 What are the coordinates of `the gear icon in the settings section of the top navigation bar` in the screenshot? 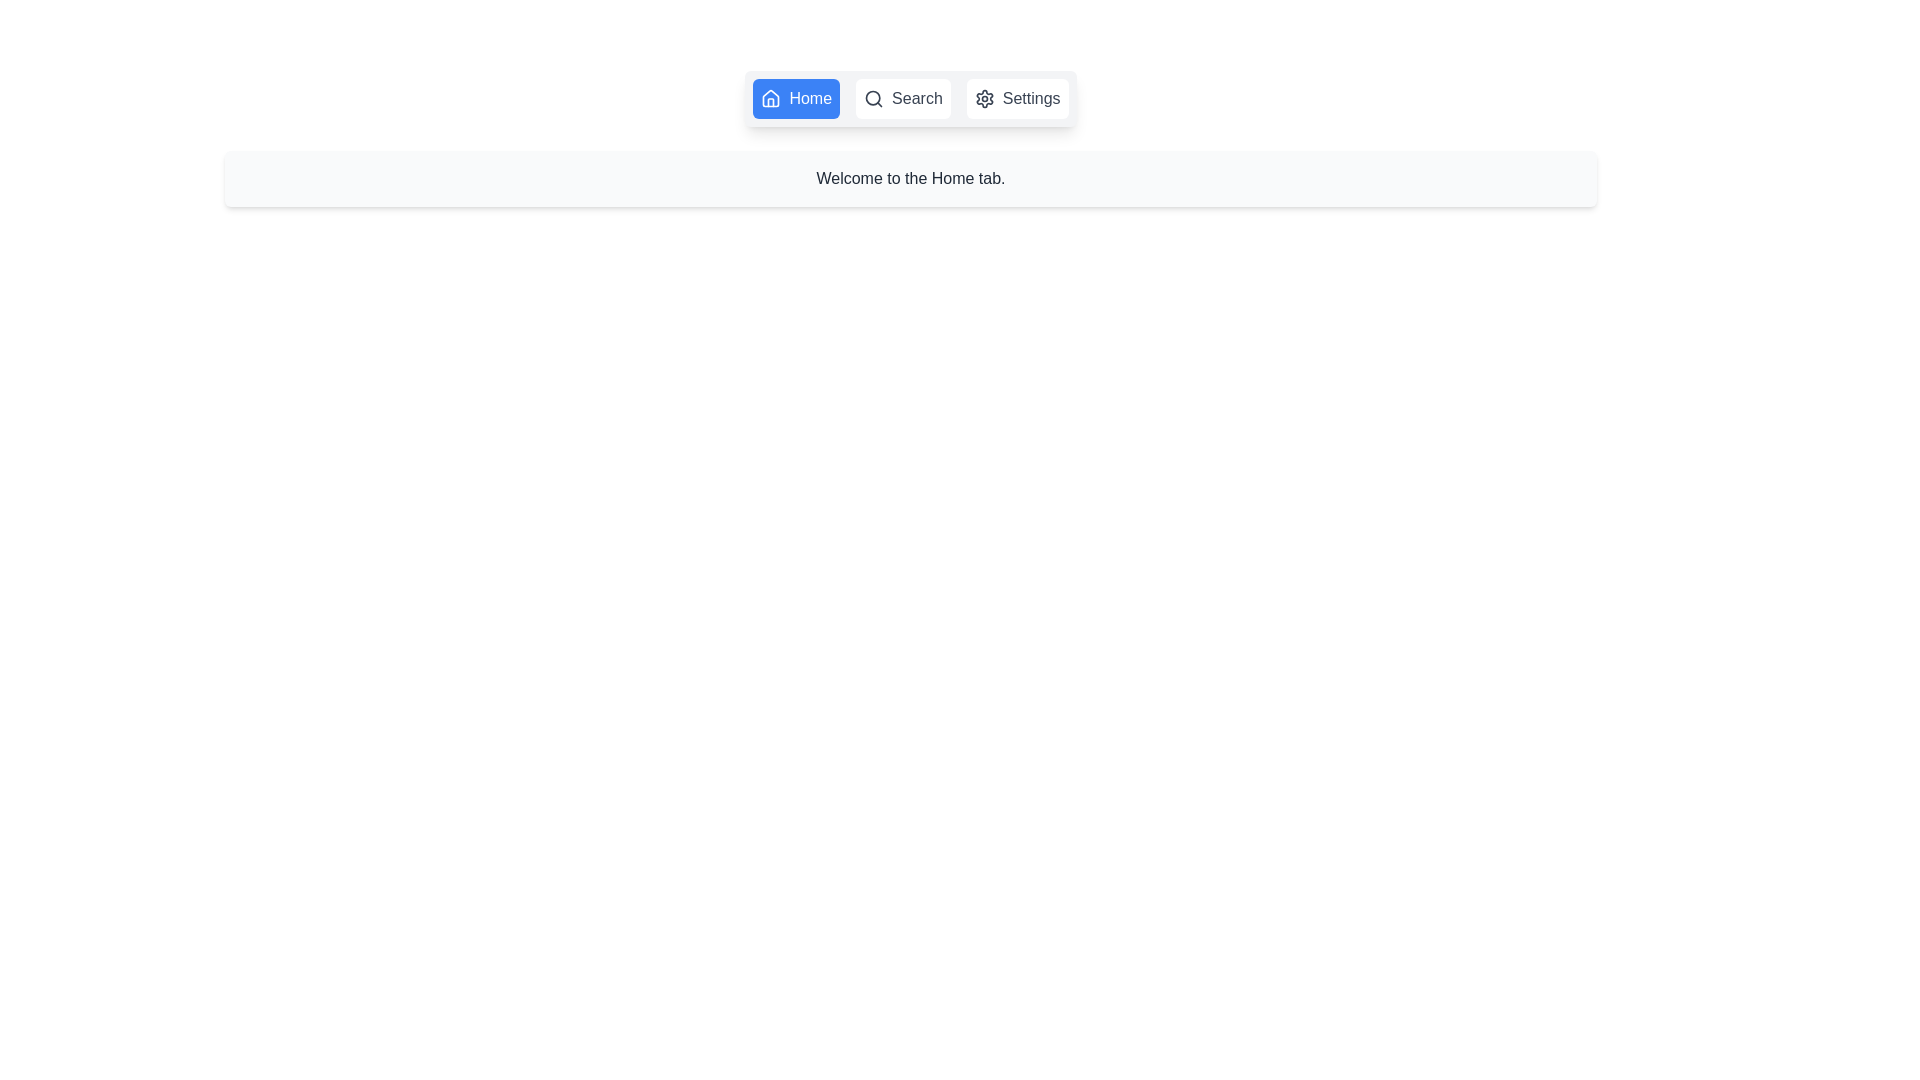 It's located at (984, 99).